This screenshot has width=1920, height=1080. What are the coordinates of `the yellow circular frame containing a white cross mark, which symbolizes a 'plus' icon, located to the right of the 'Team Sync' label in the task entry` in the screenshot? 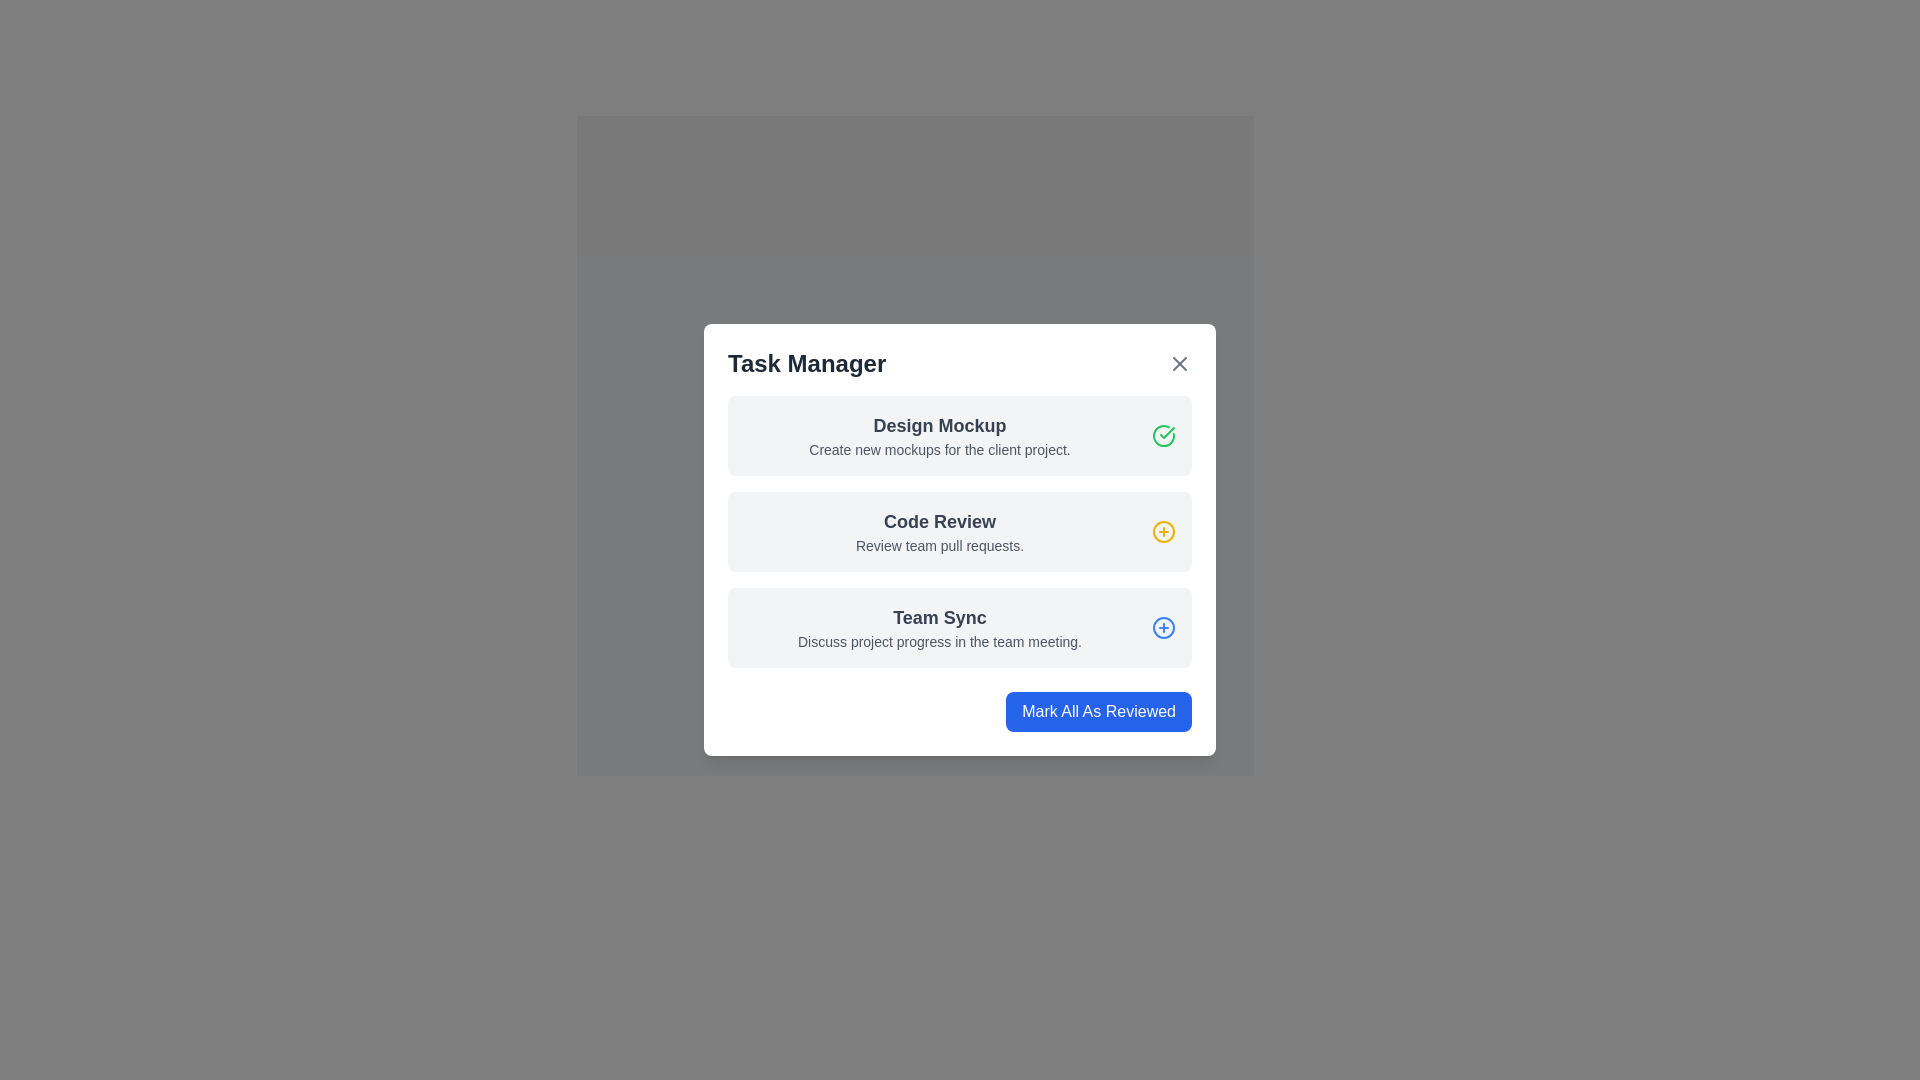 It's located at (1163, 531).